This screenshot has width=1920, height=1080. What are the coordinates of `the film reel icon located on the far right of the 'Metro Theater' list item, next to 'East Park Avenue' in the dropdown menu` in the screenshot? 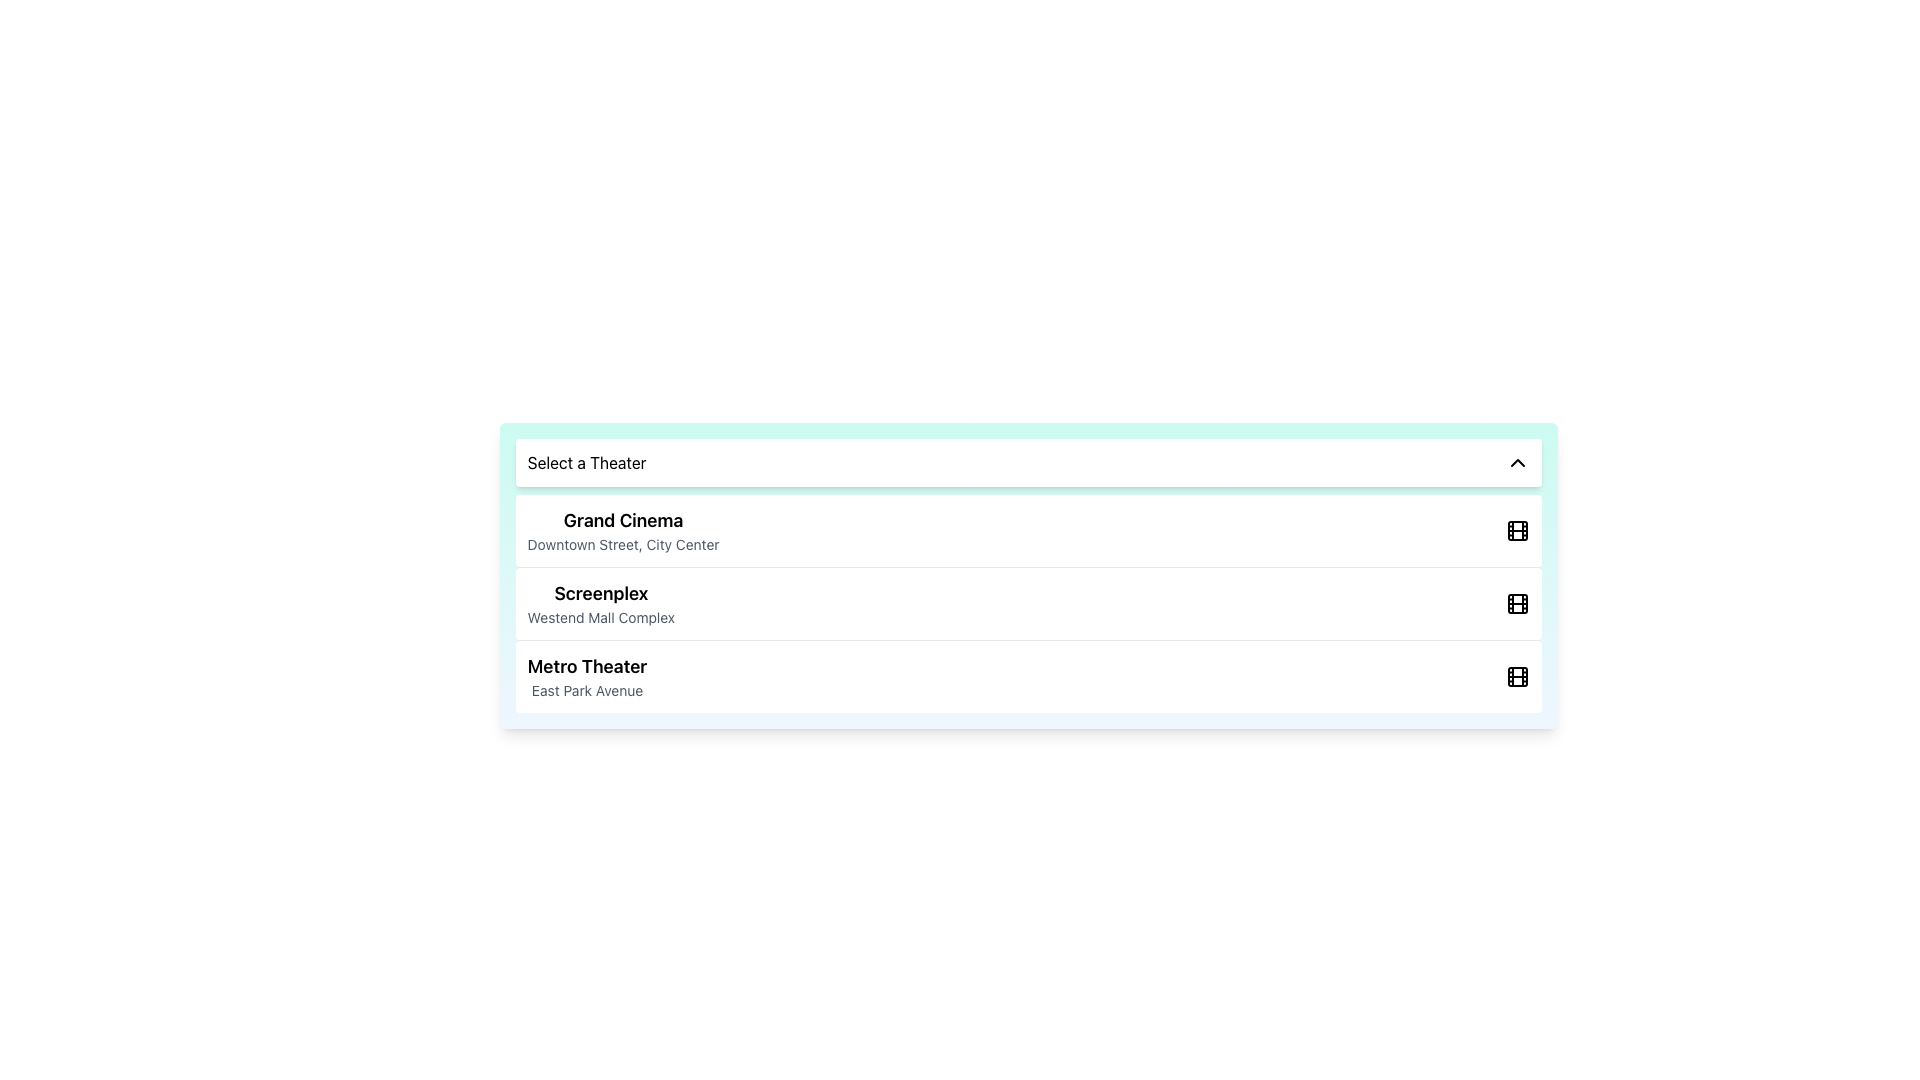 It's located at (1518, 676).